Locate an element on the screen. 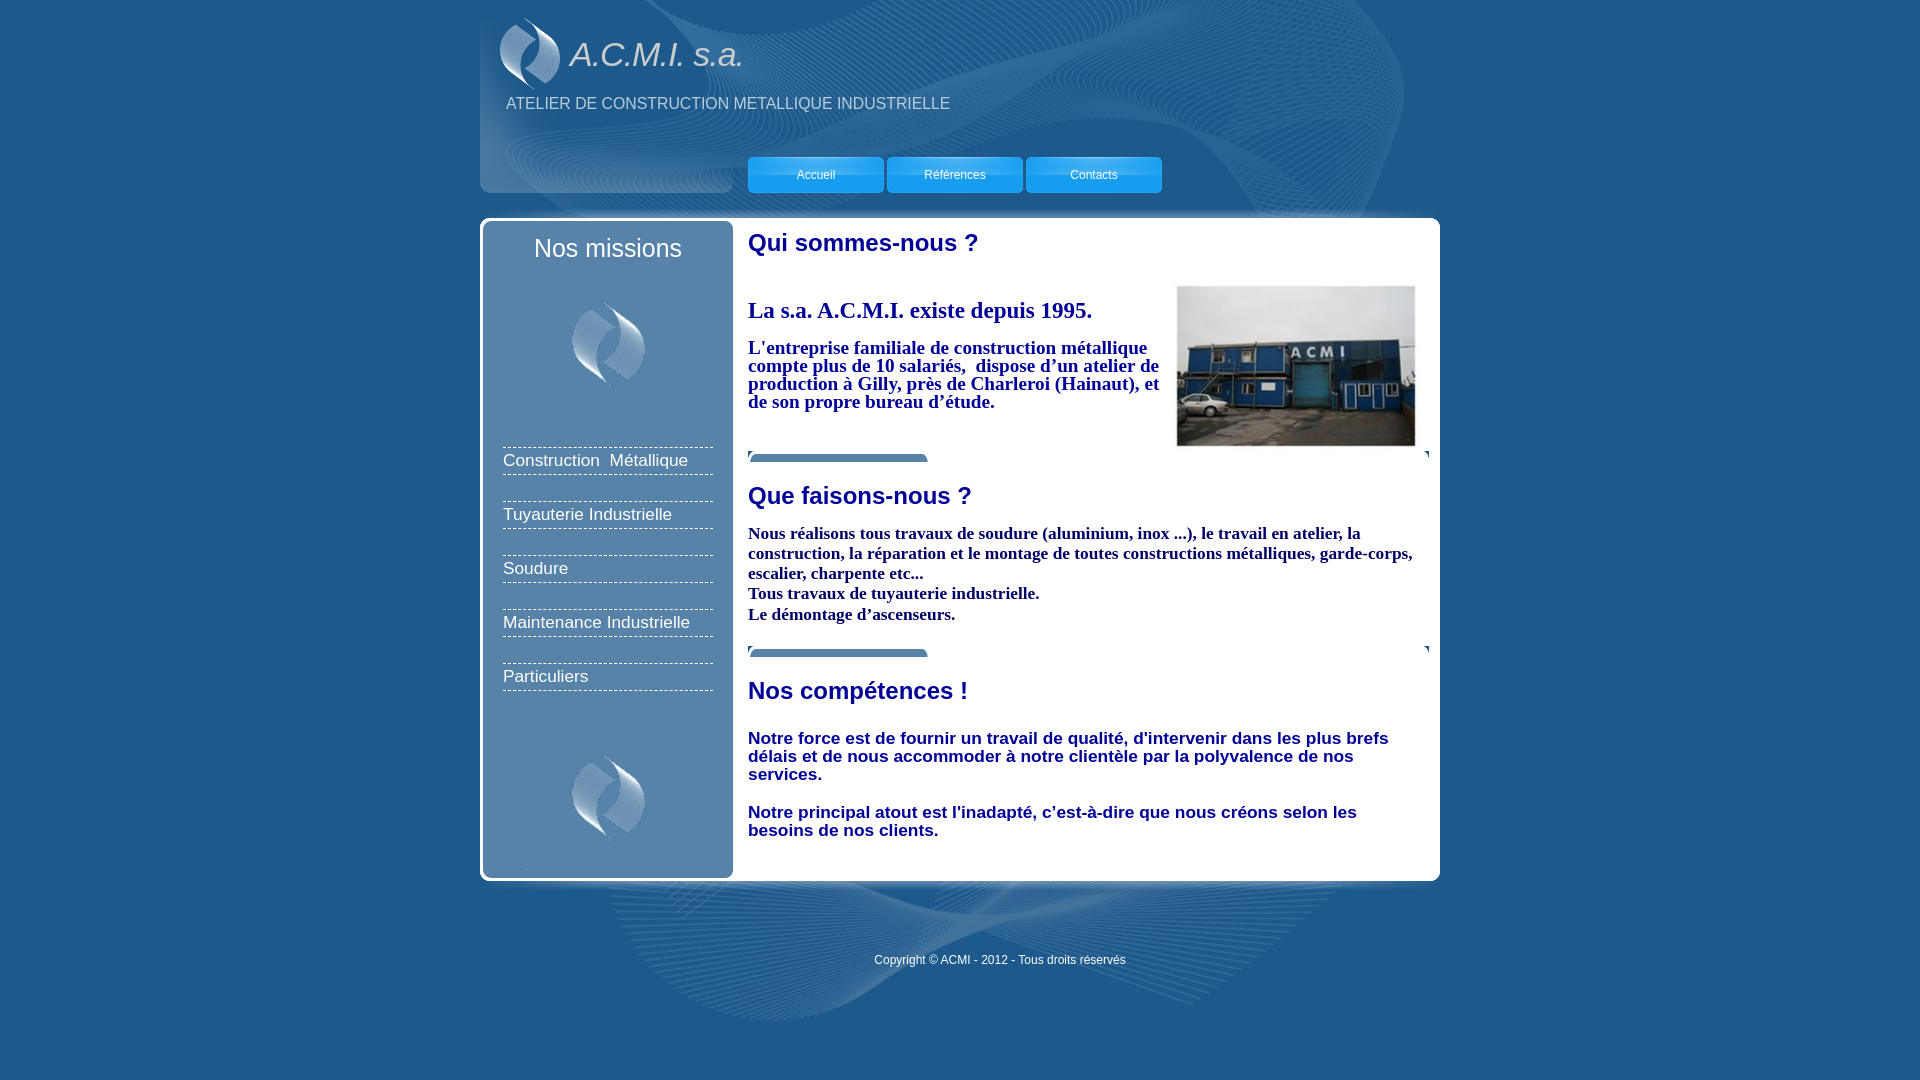  'Soudure' is located at coordinates (503, 569).